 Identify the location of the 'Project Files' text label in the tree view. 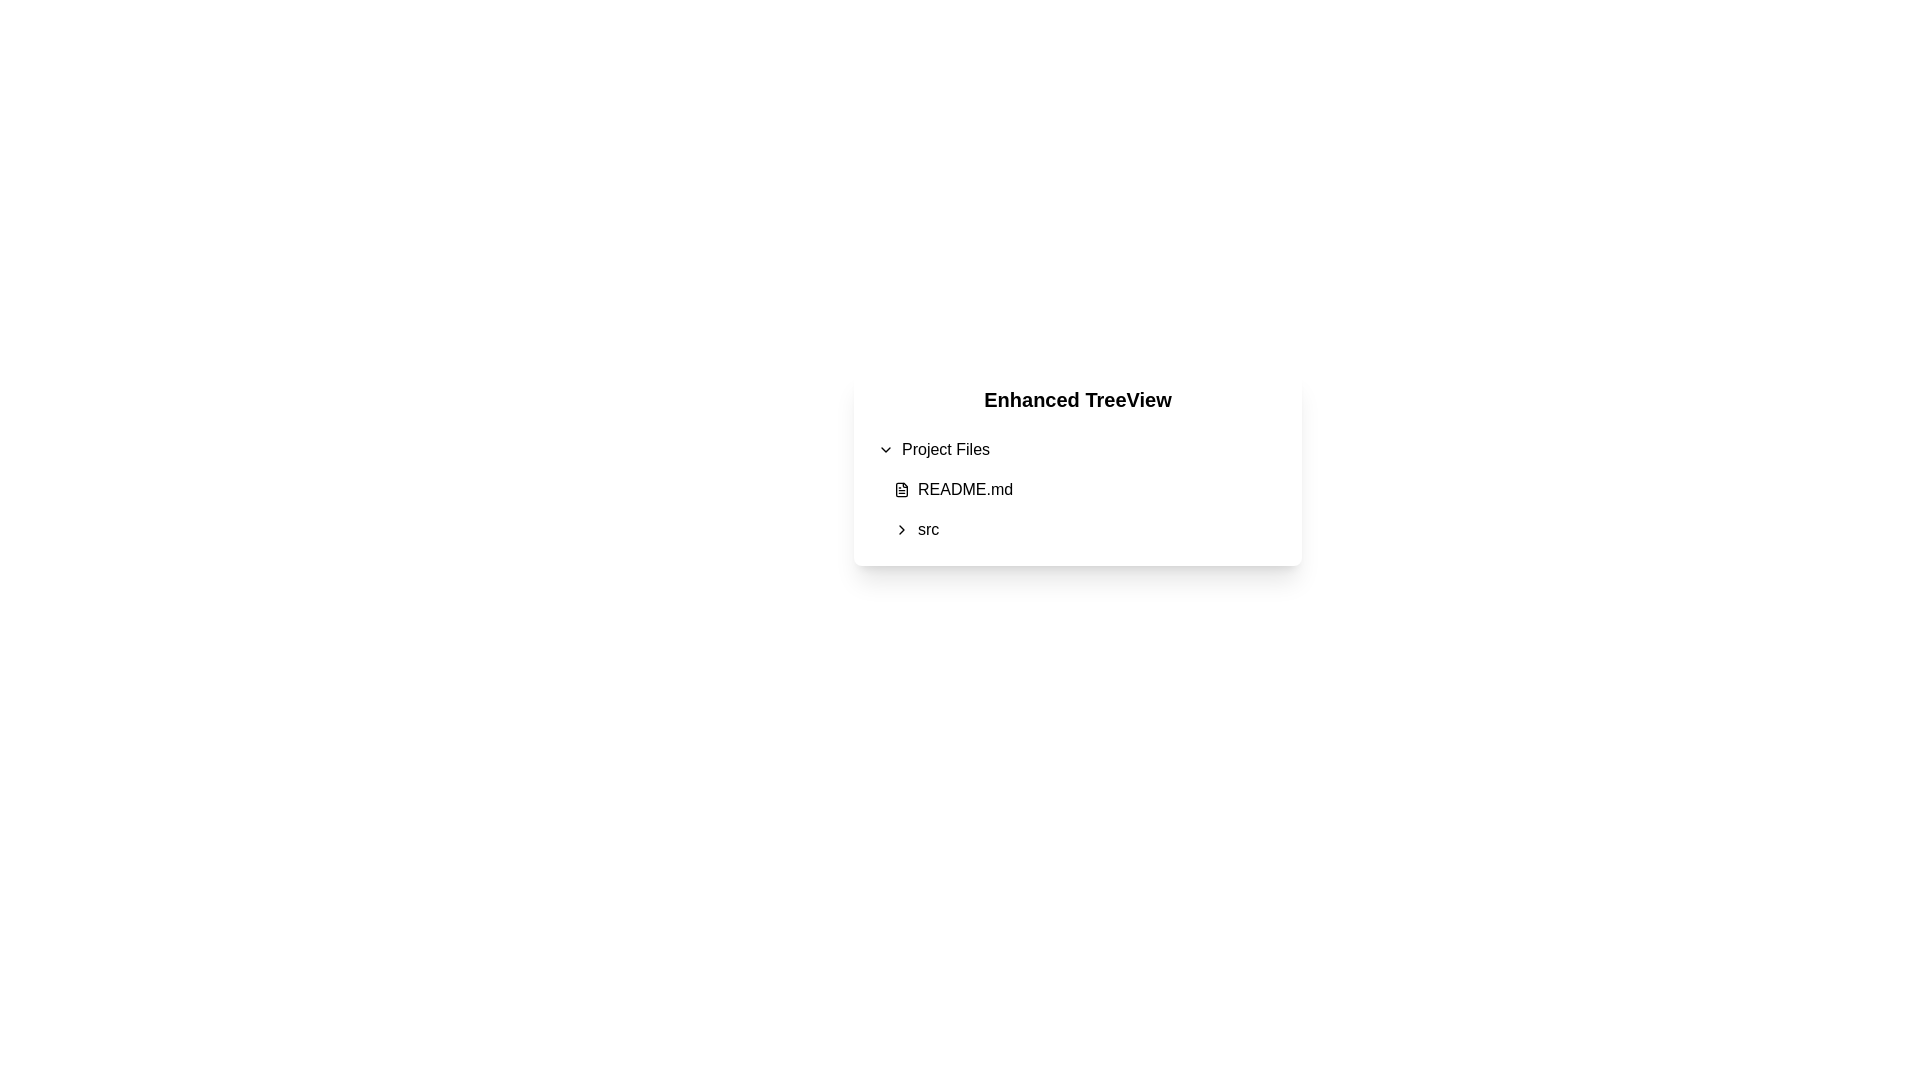
(944, 450).